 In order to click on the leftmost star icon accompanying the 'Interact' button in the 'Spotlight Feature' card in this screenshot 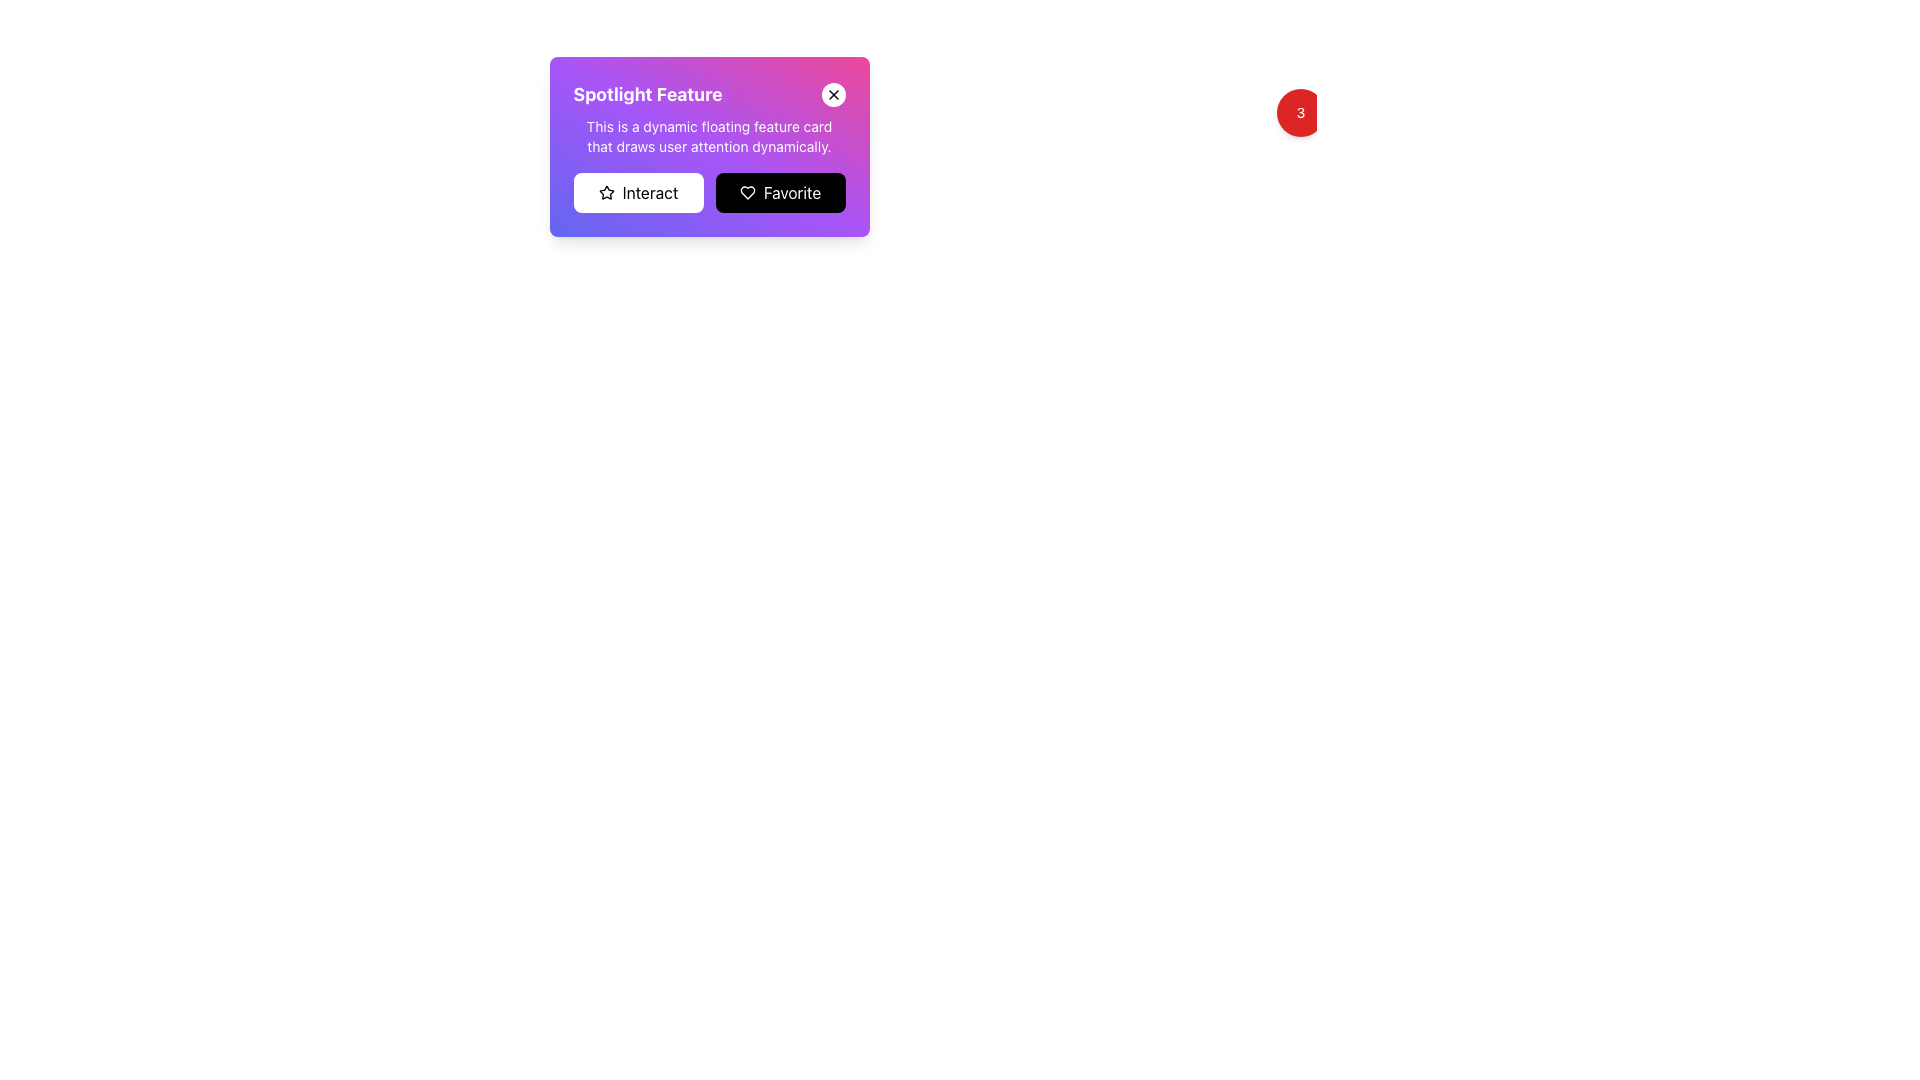, I will do `click(605, 192)`.